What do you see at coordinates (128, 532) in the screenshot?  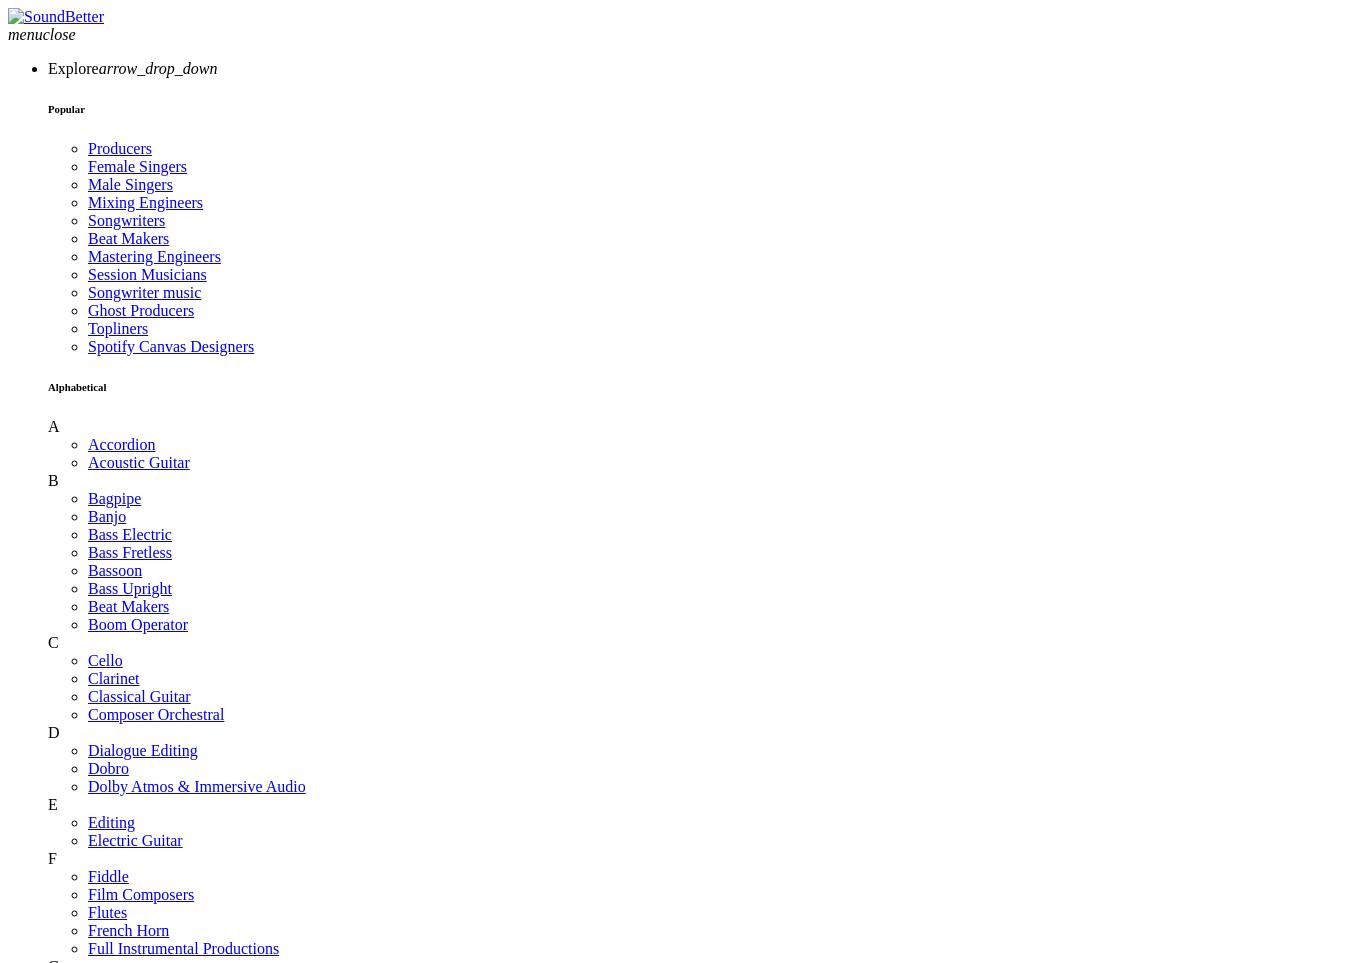 I see `'Bass Electric'` at bounding box center [128, 532].